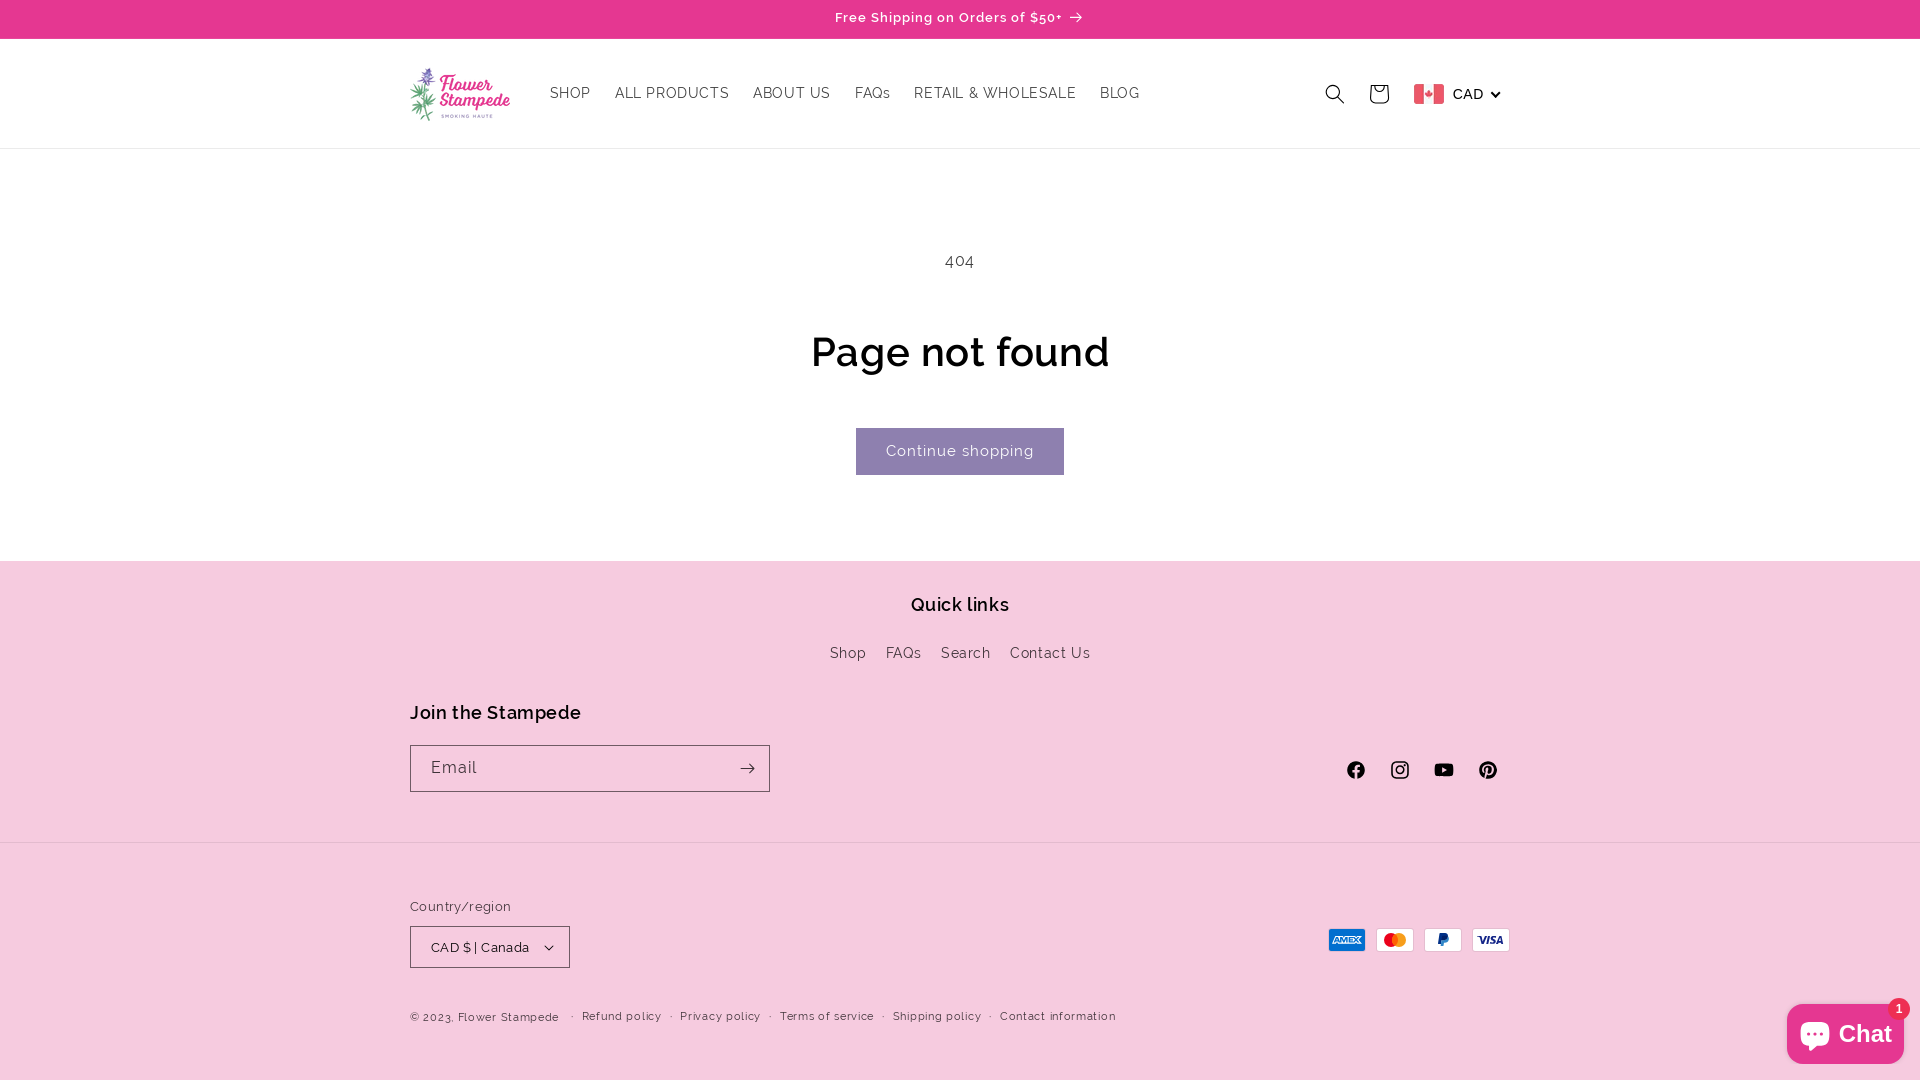 Image resolution: width=1920 pixels, height=1080 pixels. I want to click on 'Privacy policy', so click(720, 1017).